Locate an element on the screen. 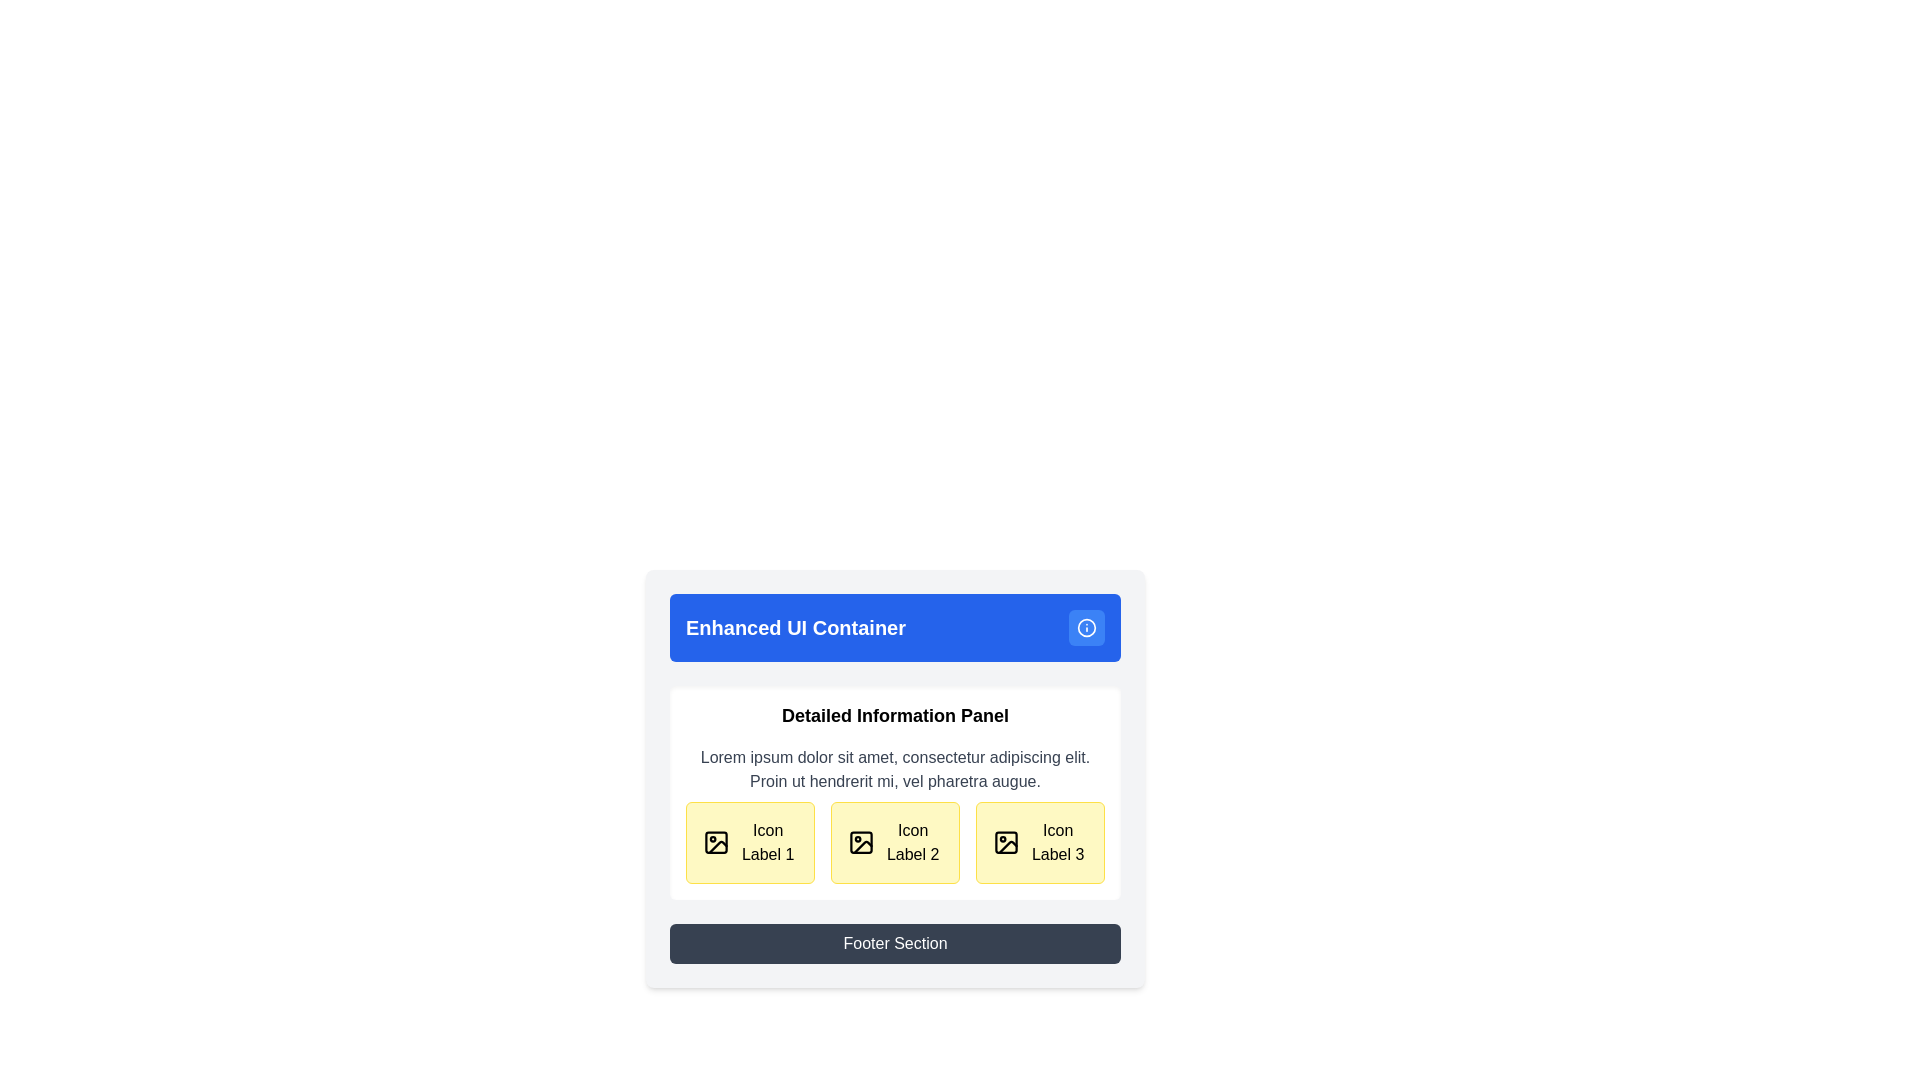 The height and width of the screenshot is (1080, 1920). the icon labeled 'Icon Label 1' which is styled as an illustration of an image within a square frame, surrounded by a yellow background, located in the 'Detailed Information Panel' is located at coordinates (716, 843).